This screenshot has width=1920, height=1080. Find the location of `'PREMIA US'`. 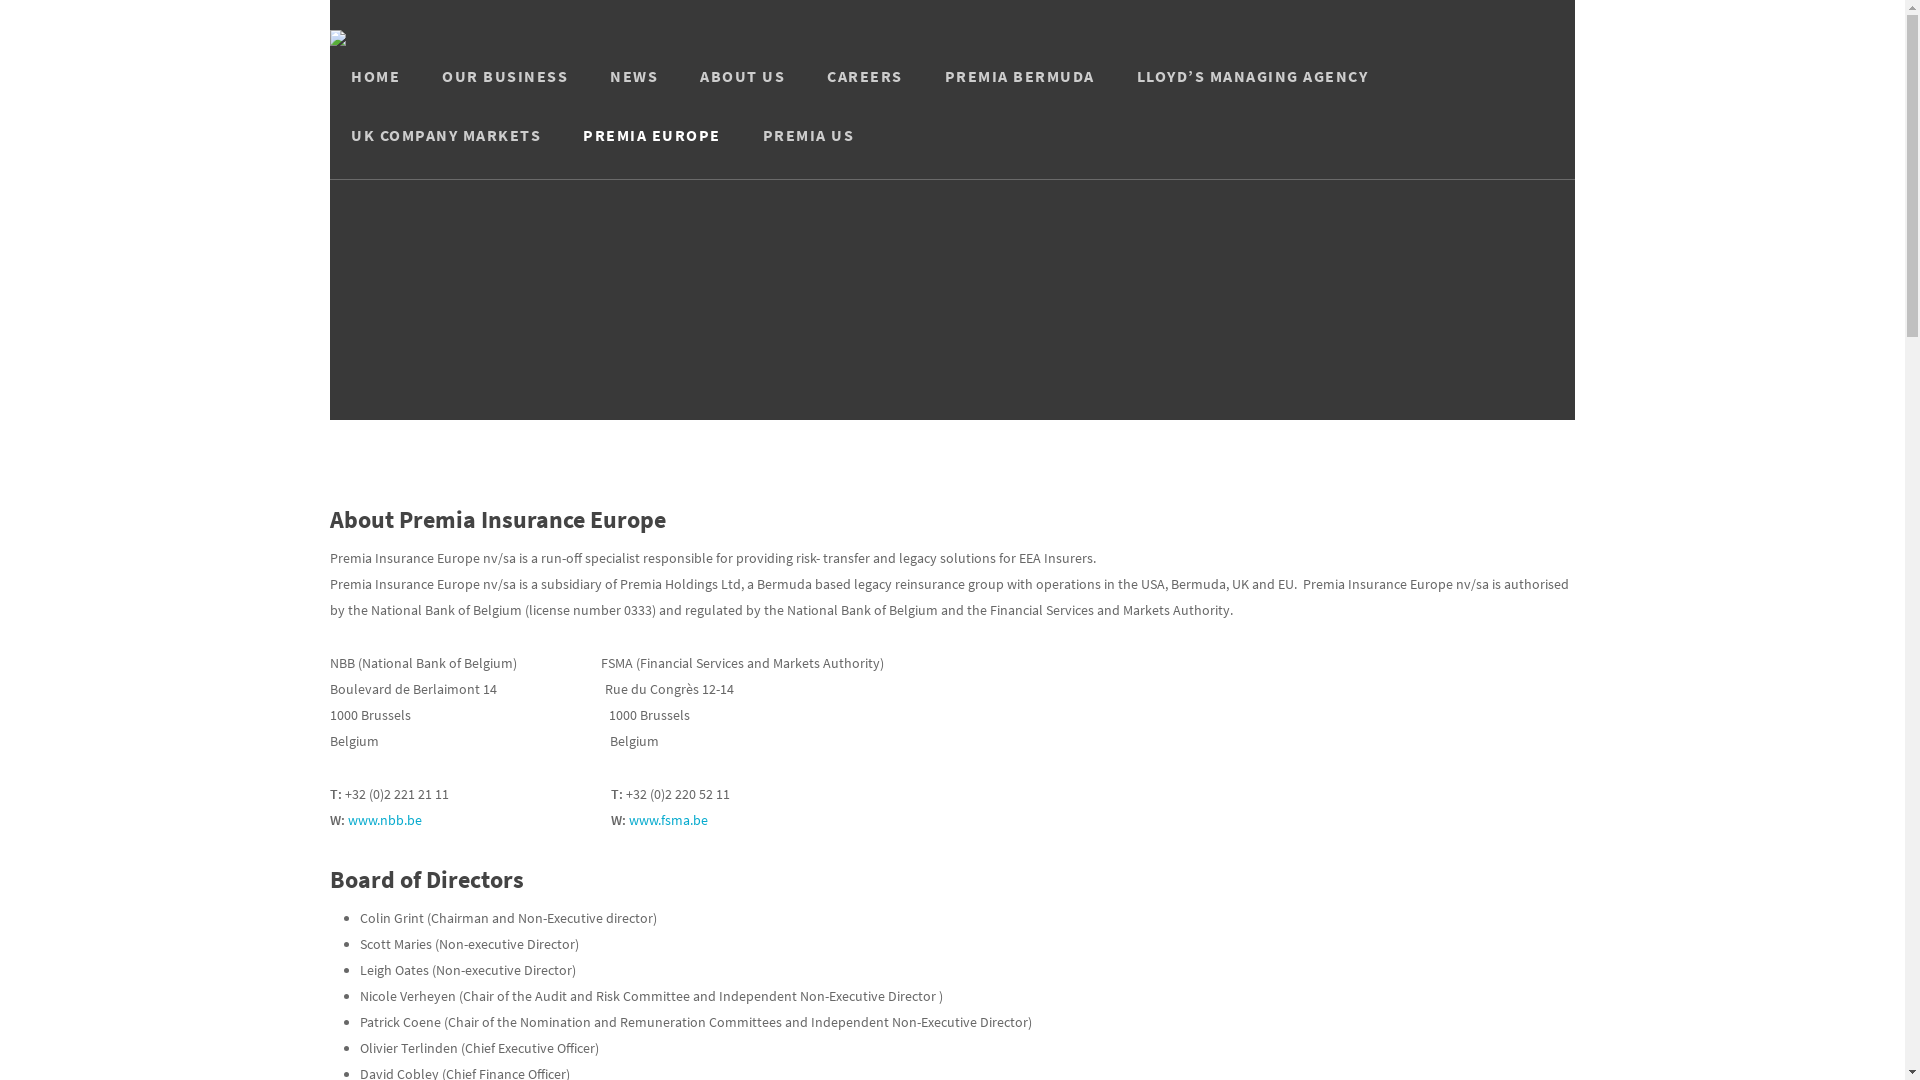

'PREMIA US' is located at coordinates (741, 149).